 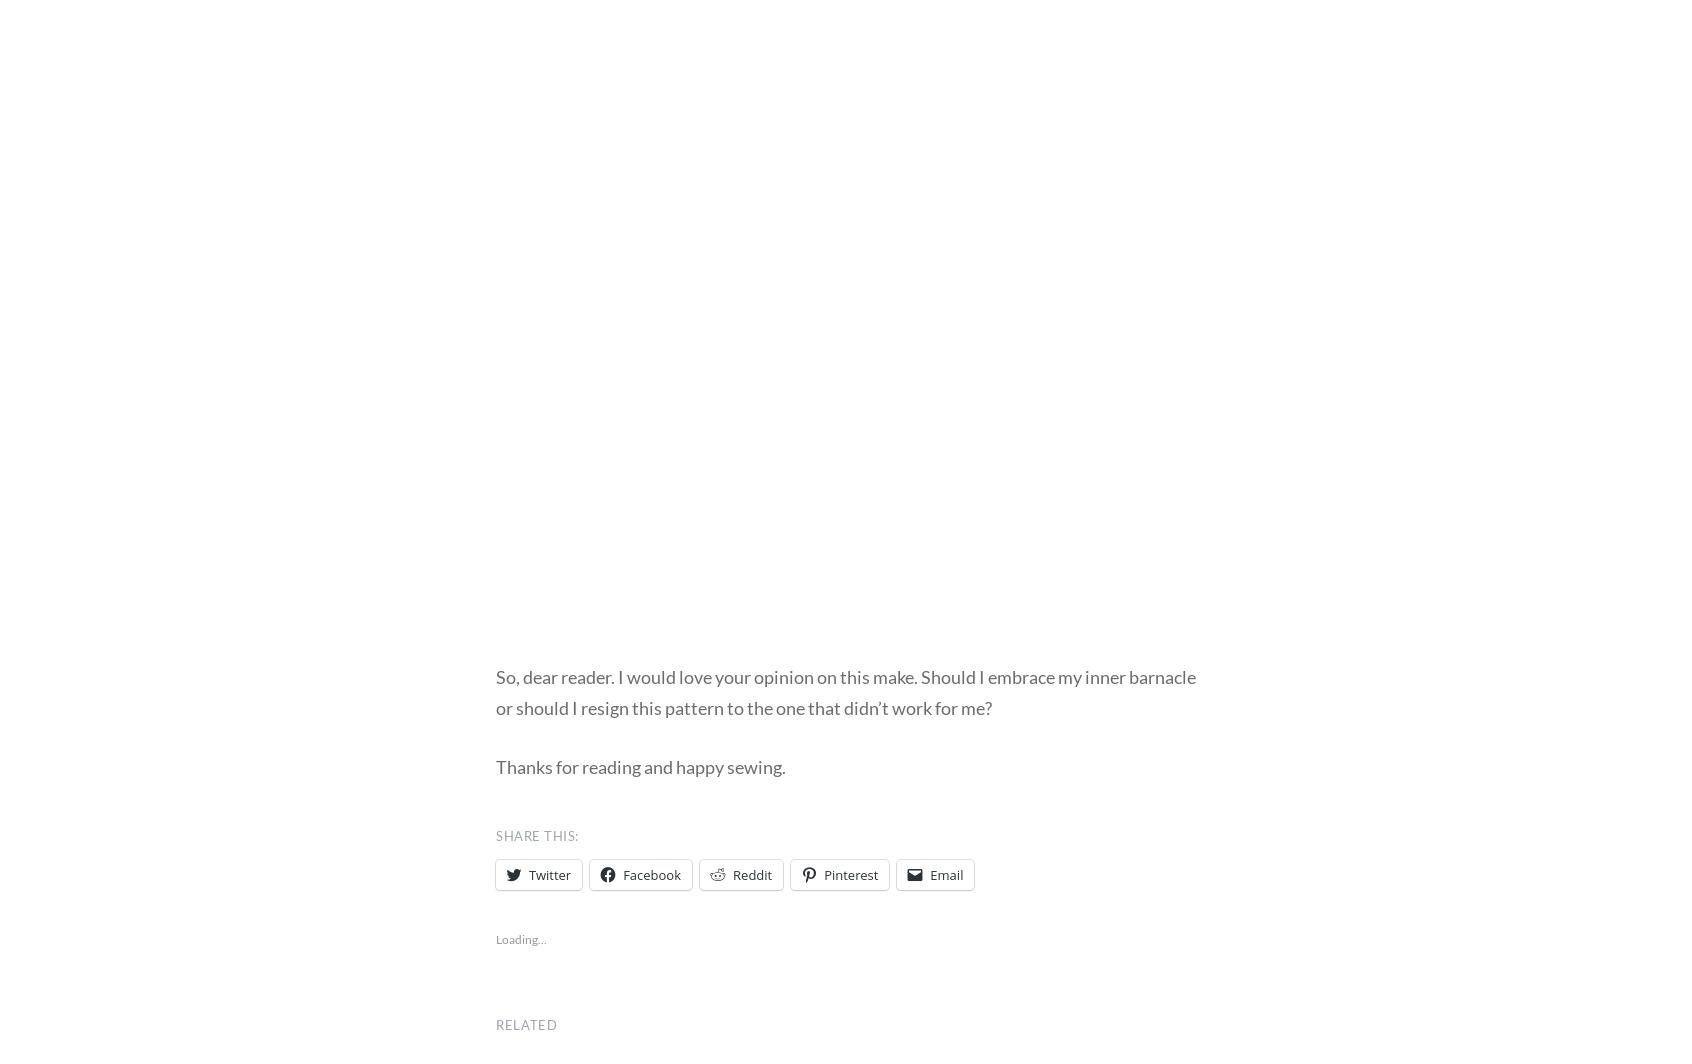 I want to click on 'So, dear reader. I would love your opinion on this make. Should I embrace my inner barnacle or should I resign this pattern to the one that didn’t work for me?', so click(x=846, y=692).